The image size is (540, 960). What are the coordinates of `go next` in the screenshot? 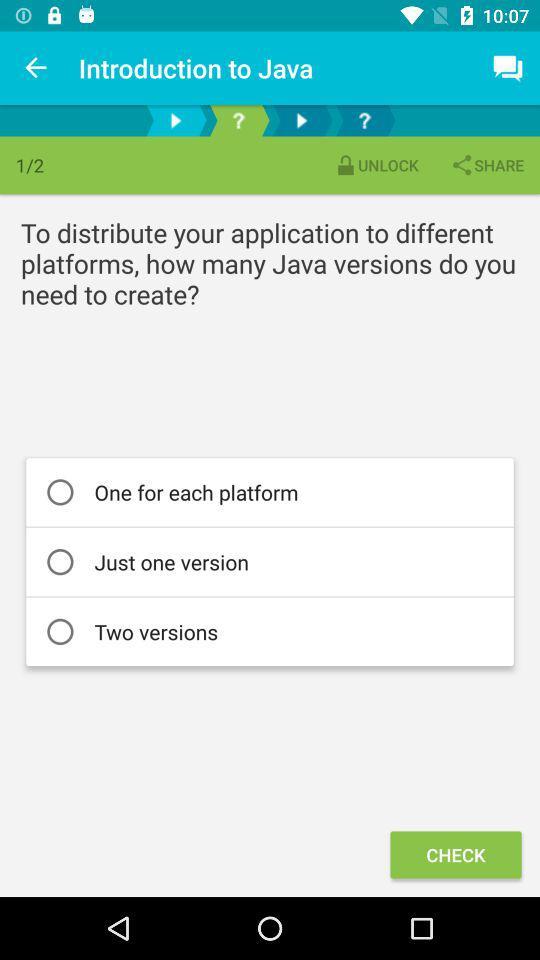 It's located at (300, 120).